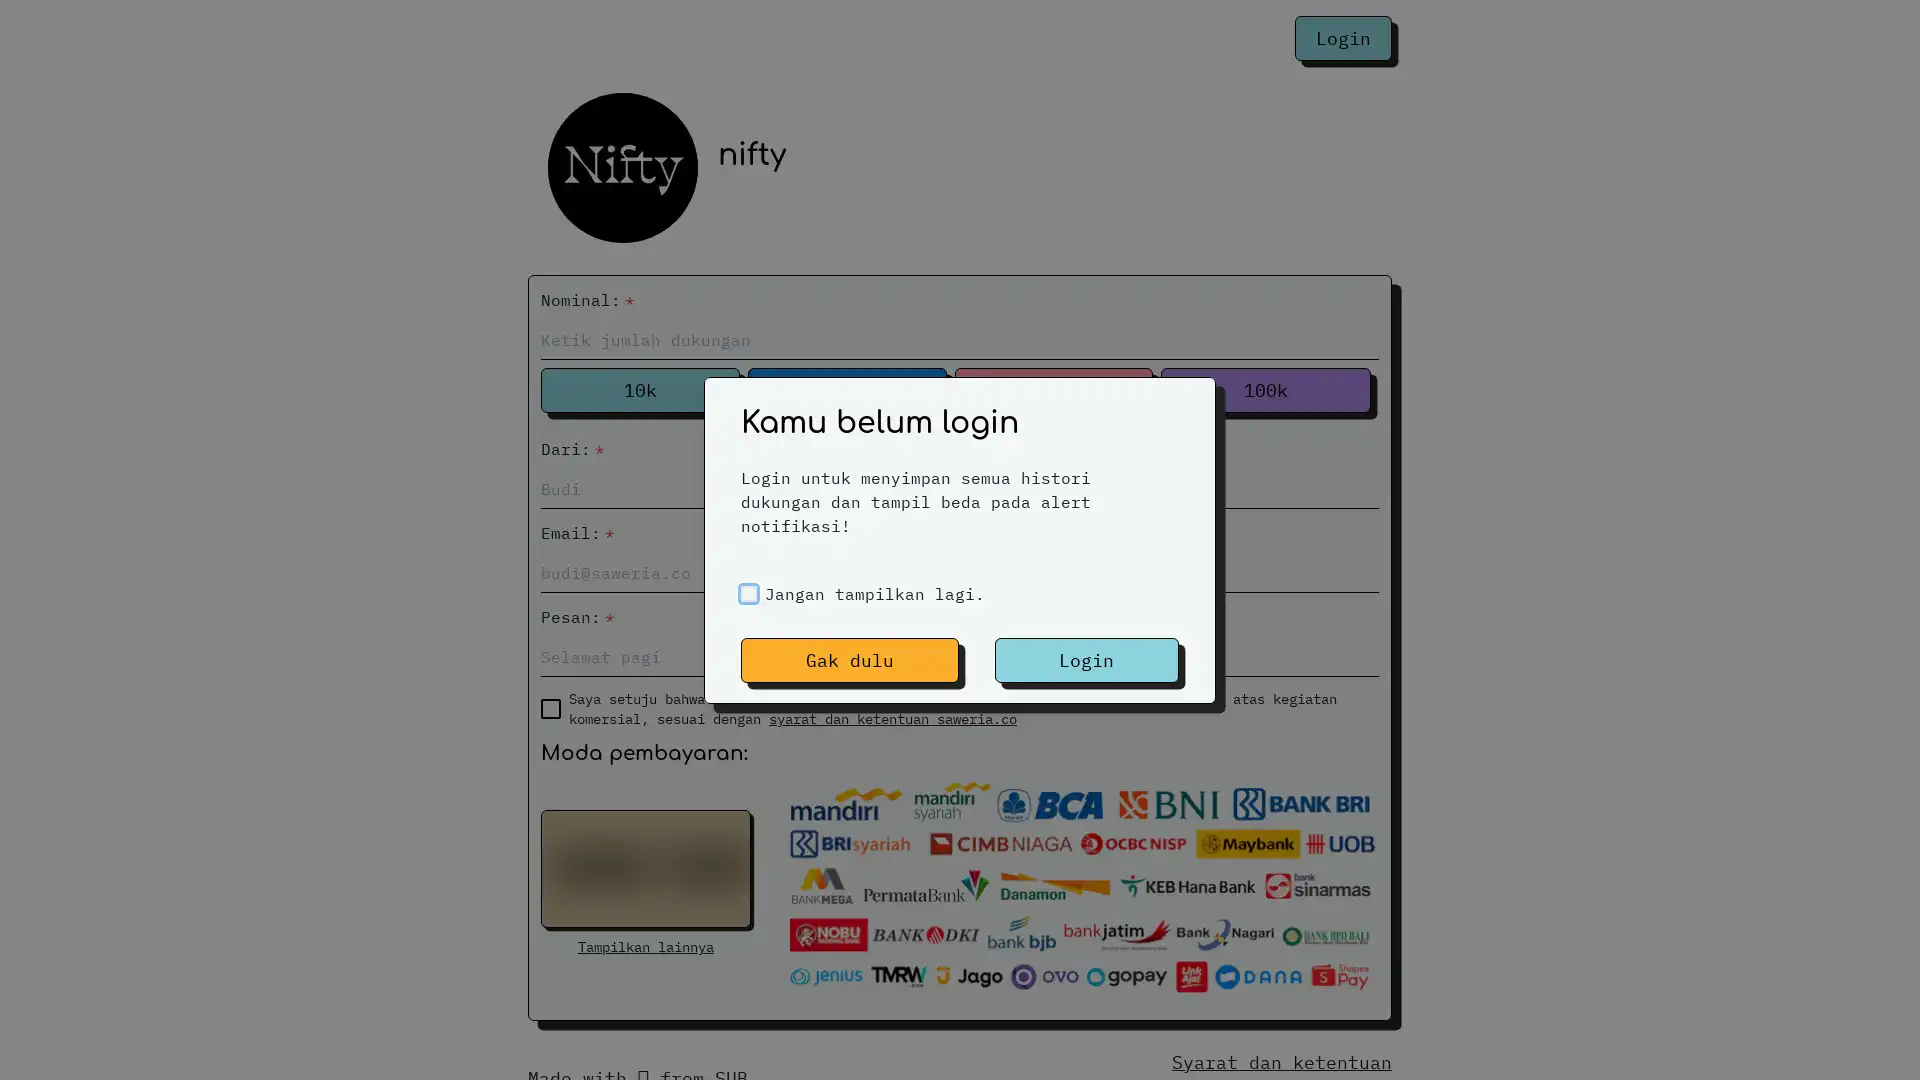 This screenshot has height=1080, width=1920. Describe the element at coordinates (1265, 390) in the screenshot. I see `100k` at that location.